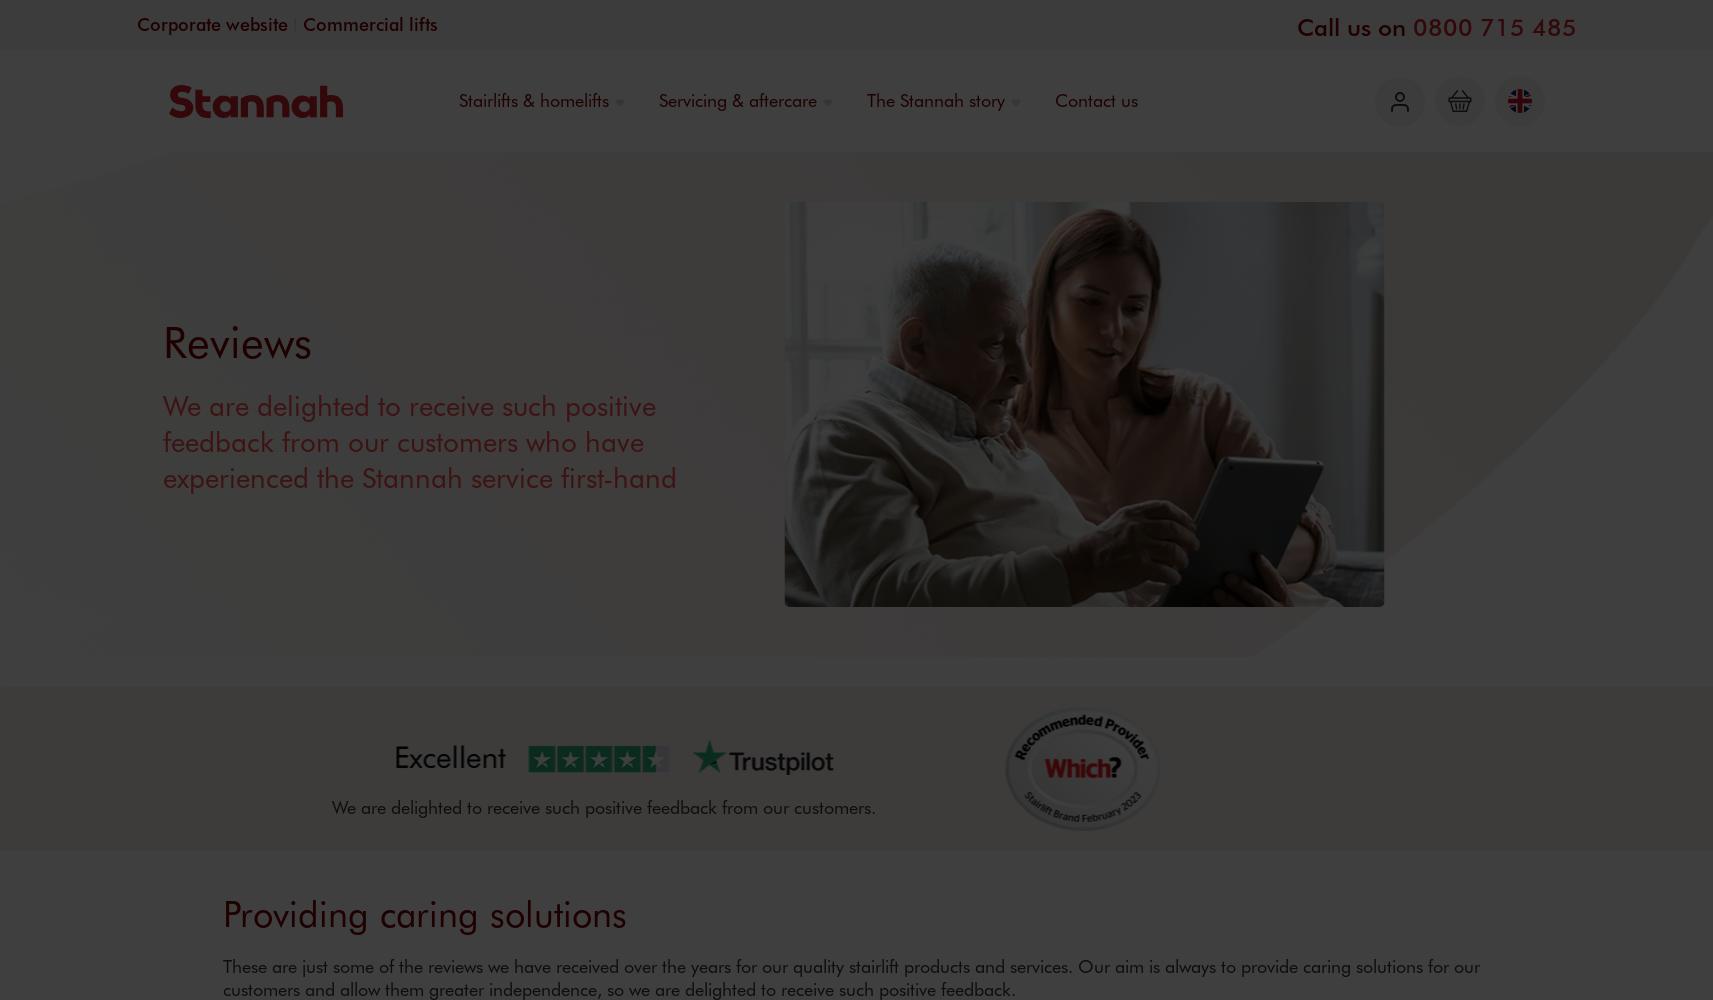  I want to click on 'Servicing & aftercare', so click(735, 99).